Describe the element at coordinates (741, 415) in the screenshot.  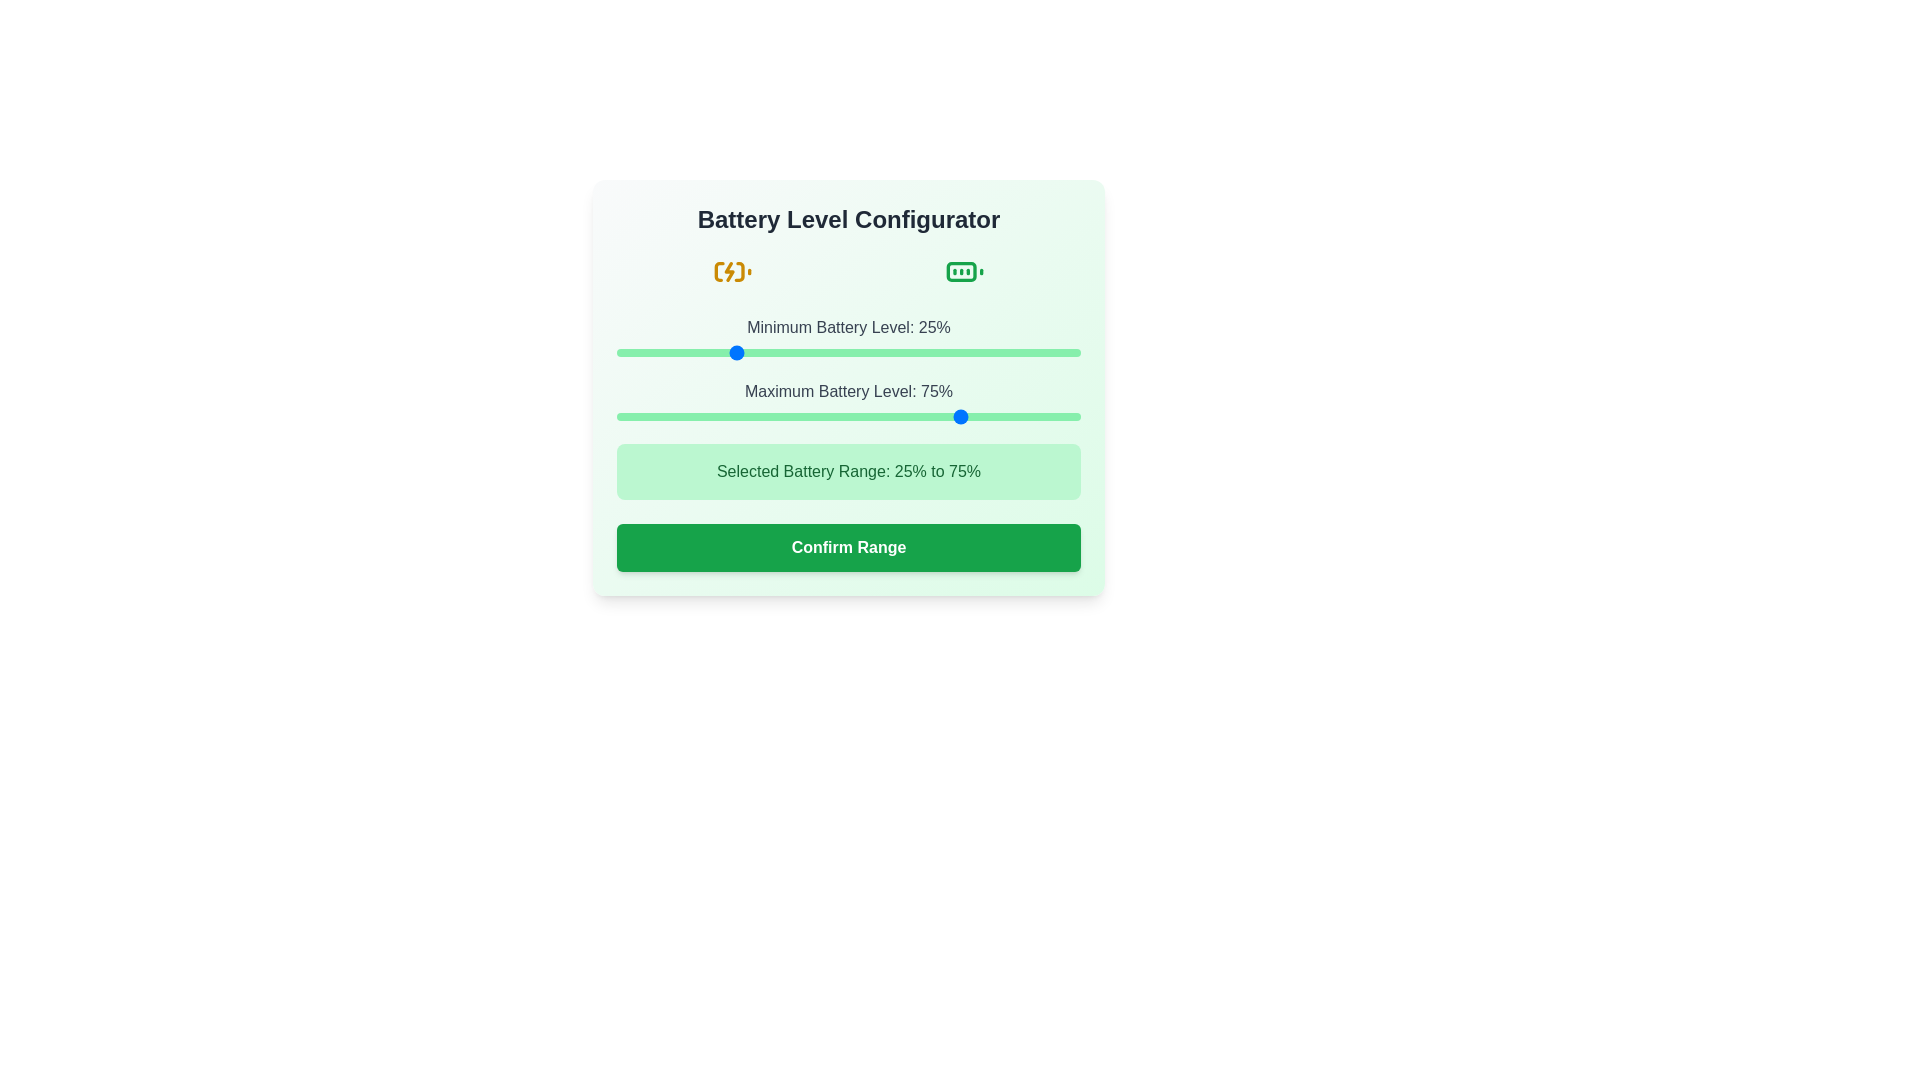
I see `the slider` at that location.